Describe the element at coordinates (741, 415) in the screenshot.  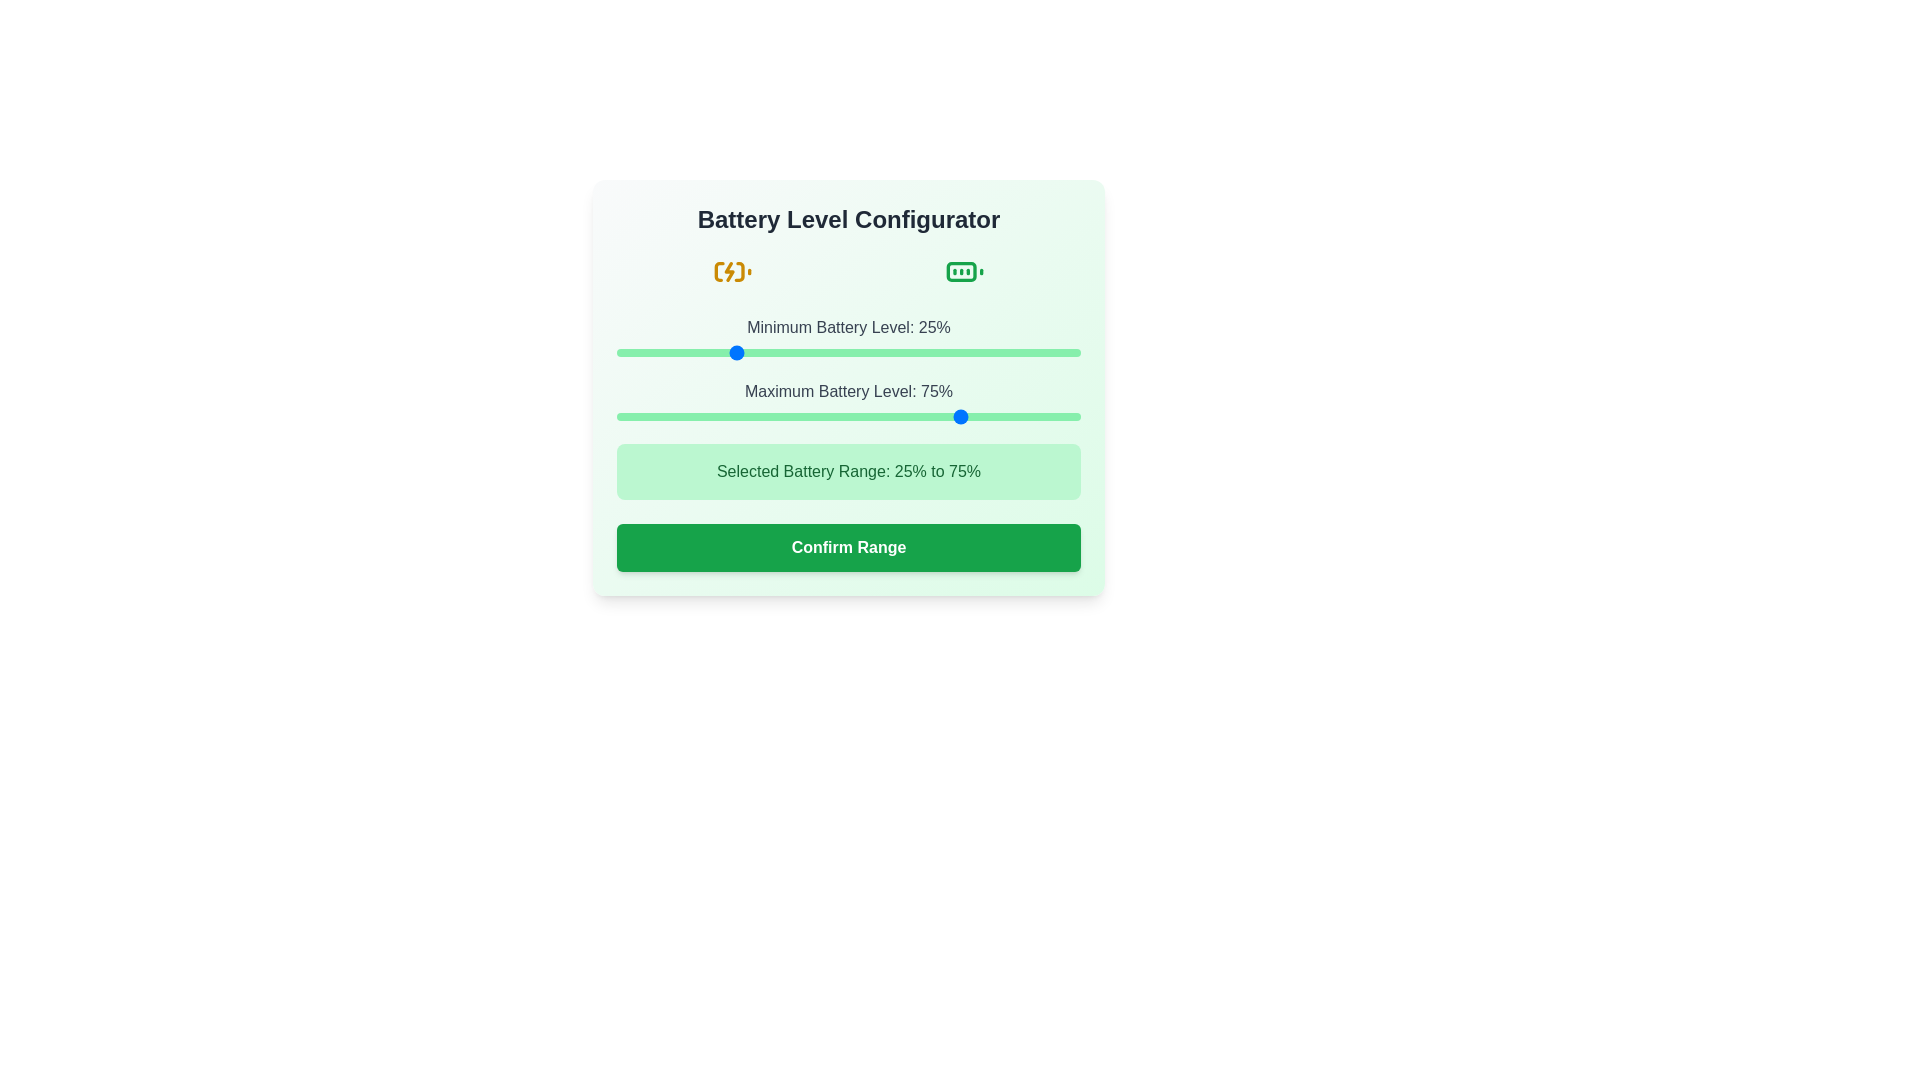
I see `the slider` at that location.